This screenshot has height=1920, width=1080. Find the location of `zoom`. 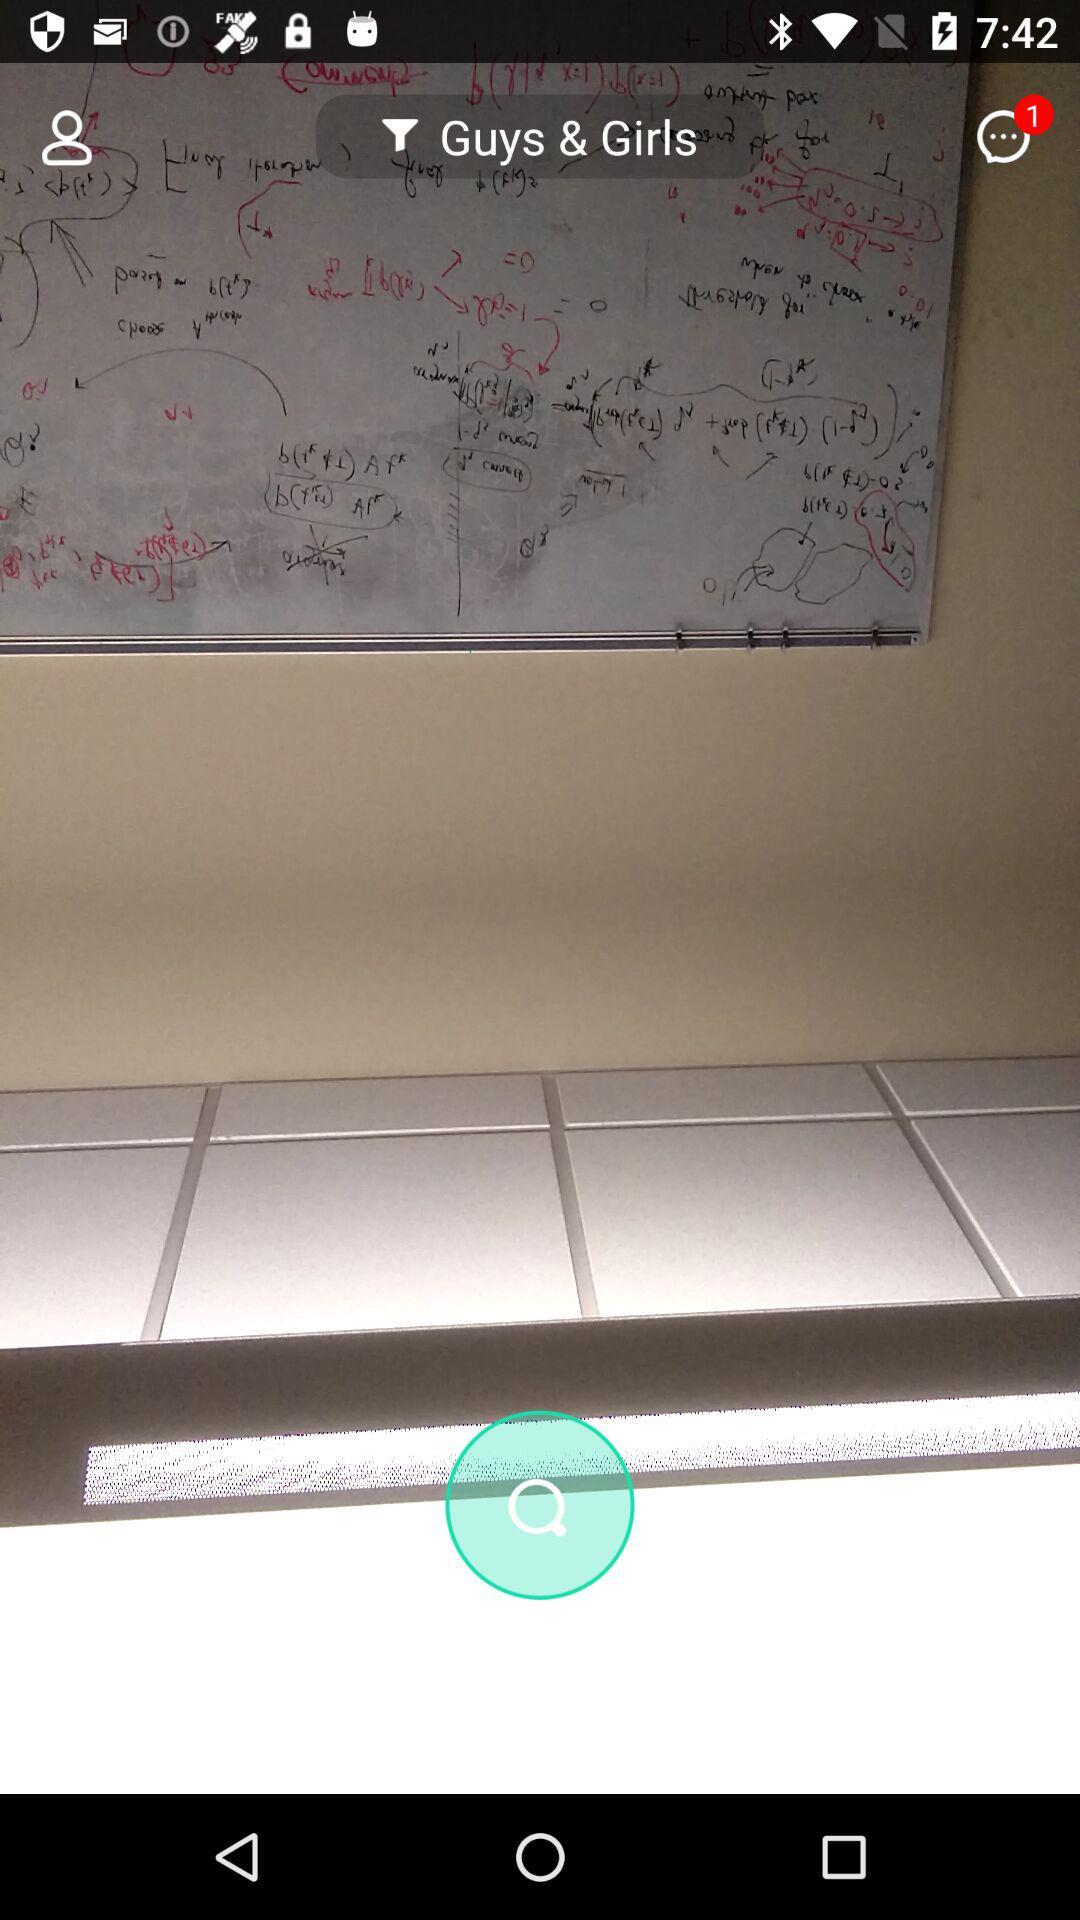

zoom is located at coordinates (540, 1612).